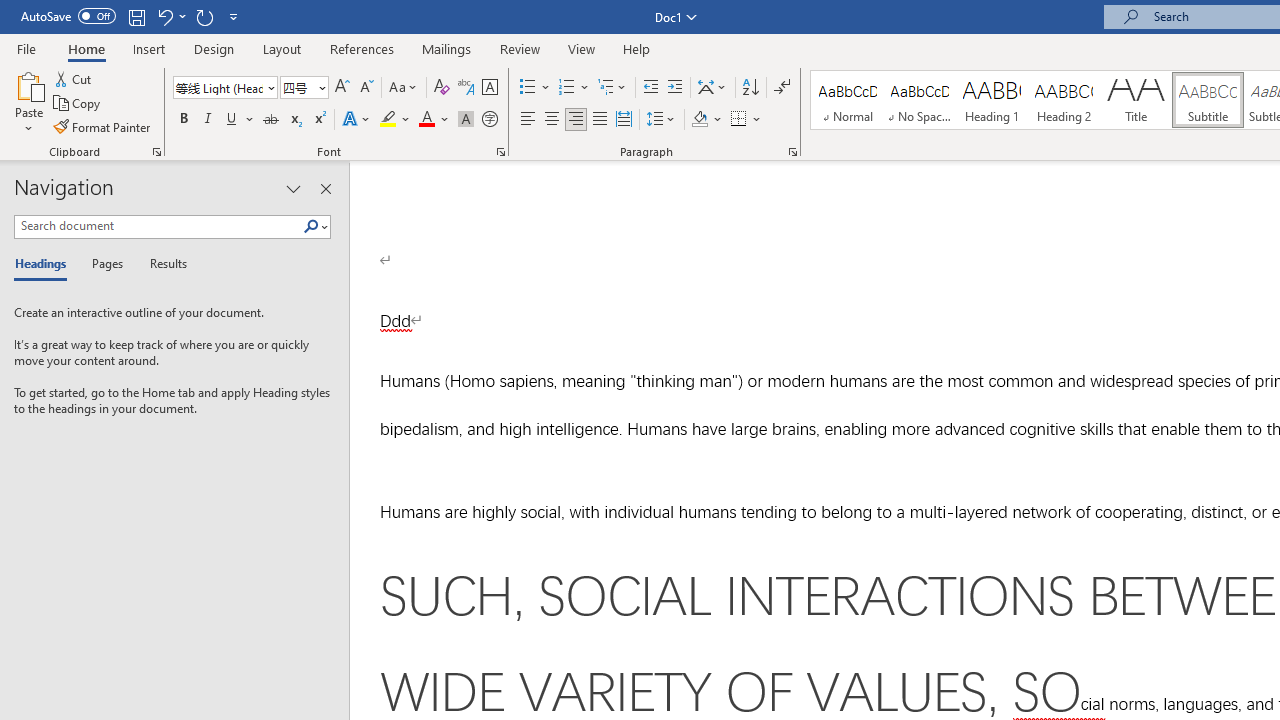 The image size is (1280, 720). I want to click on 'Justify', so click(598, 119).